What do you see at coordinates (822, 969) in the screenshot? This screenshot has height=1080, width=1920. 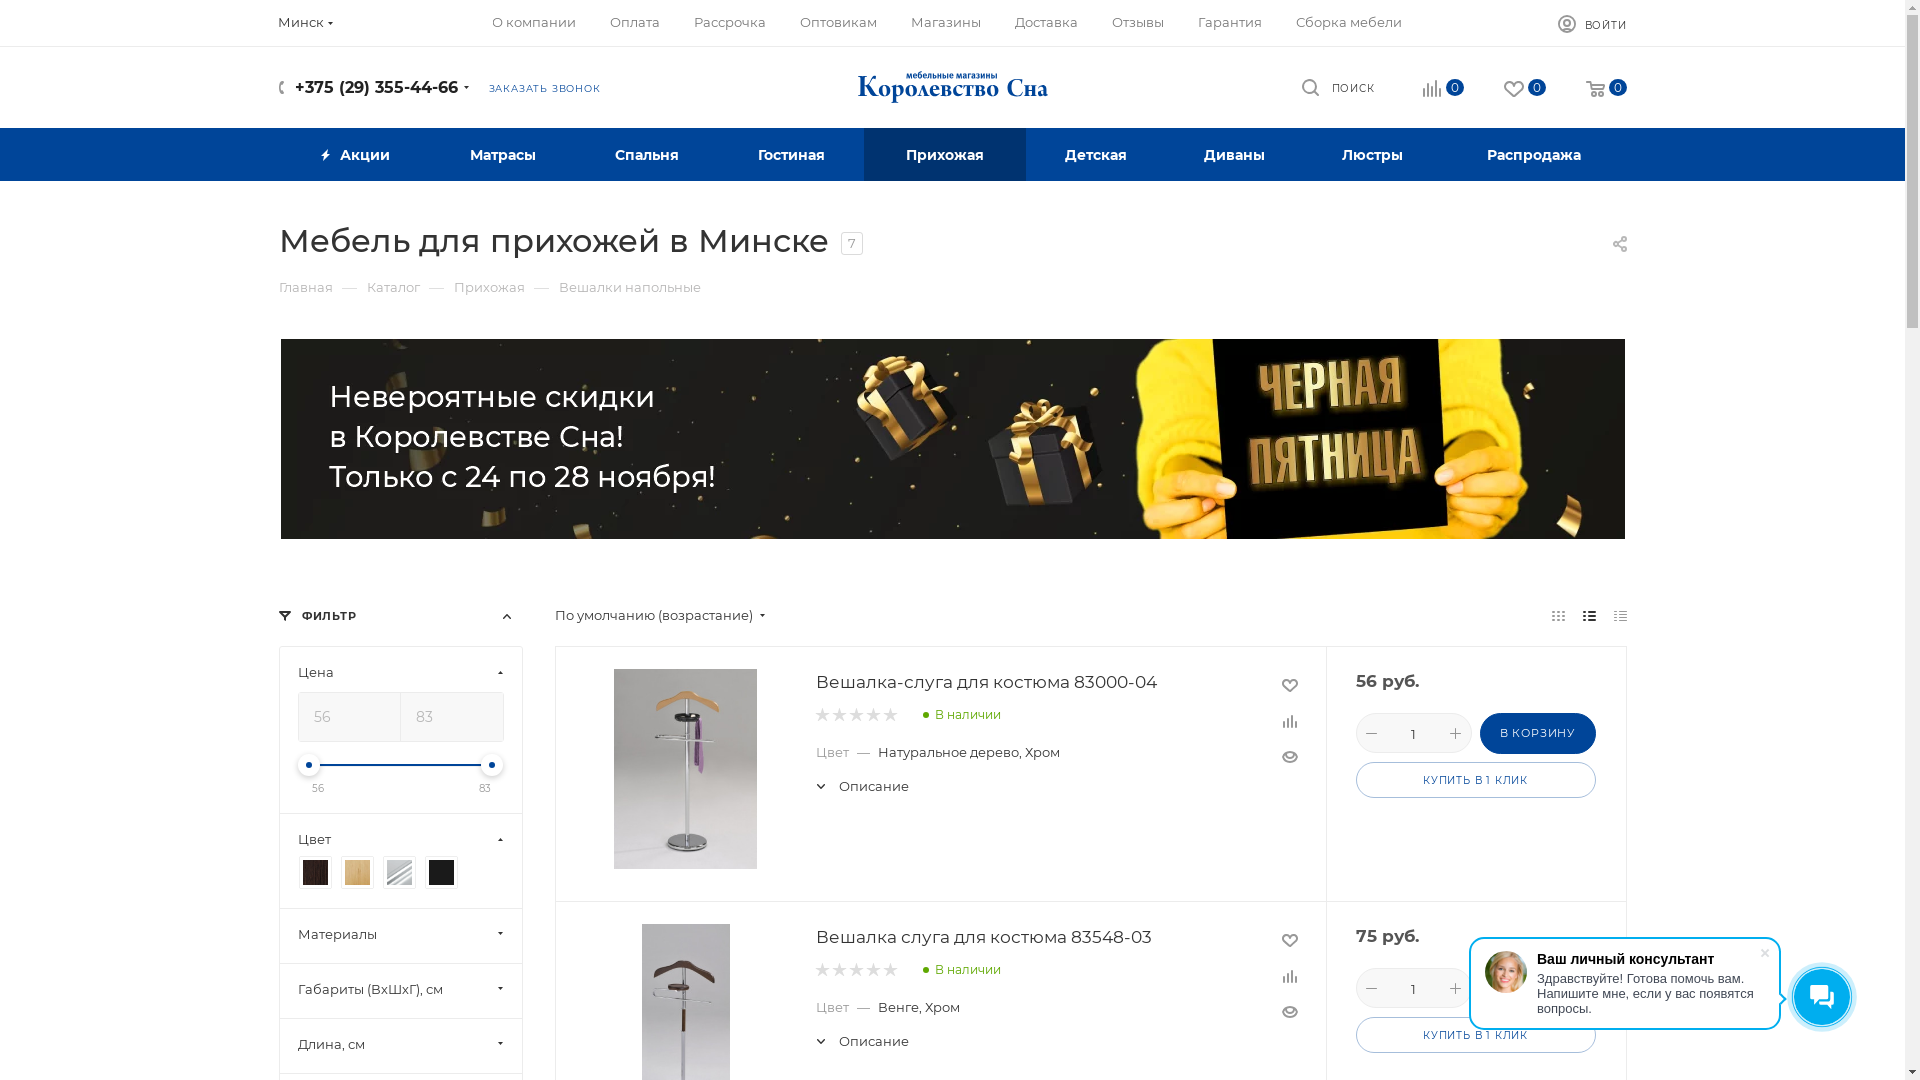 I see `'1'` at bounding box center [822, 969].